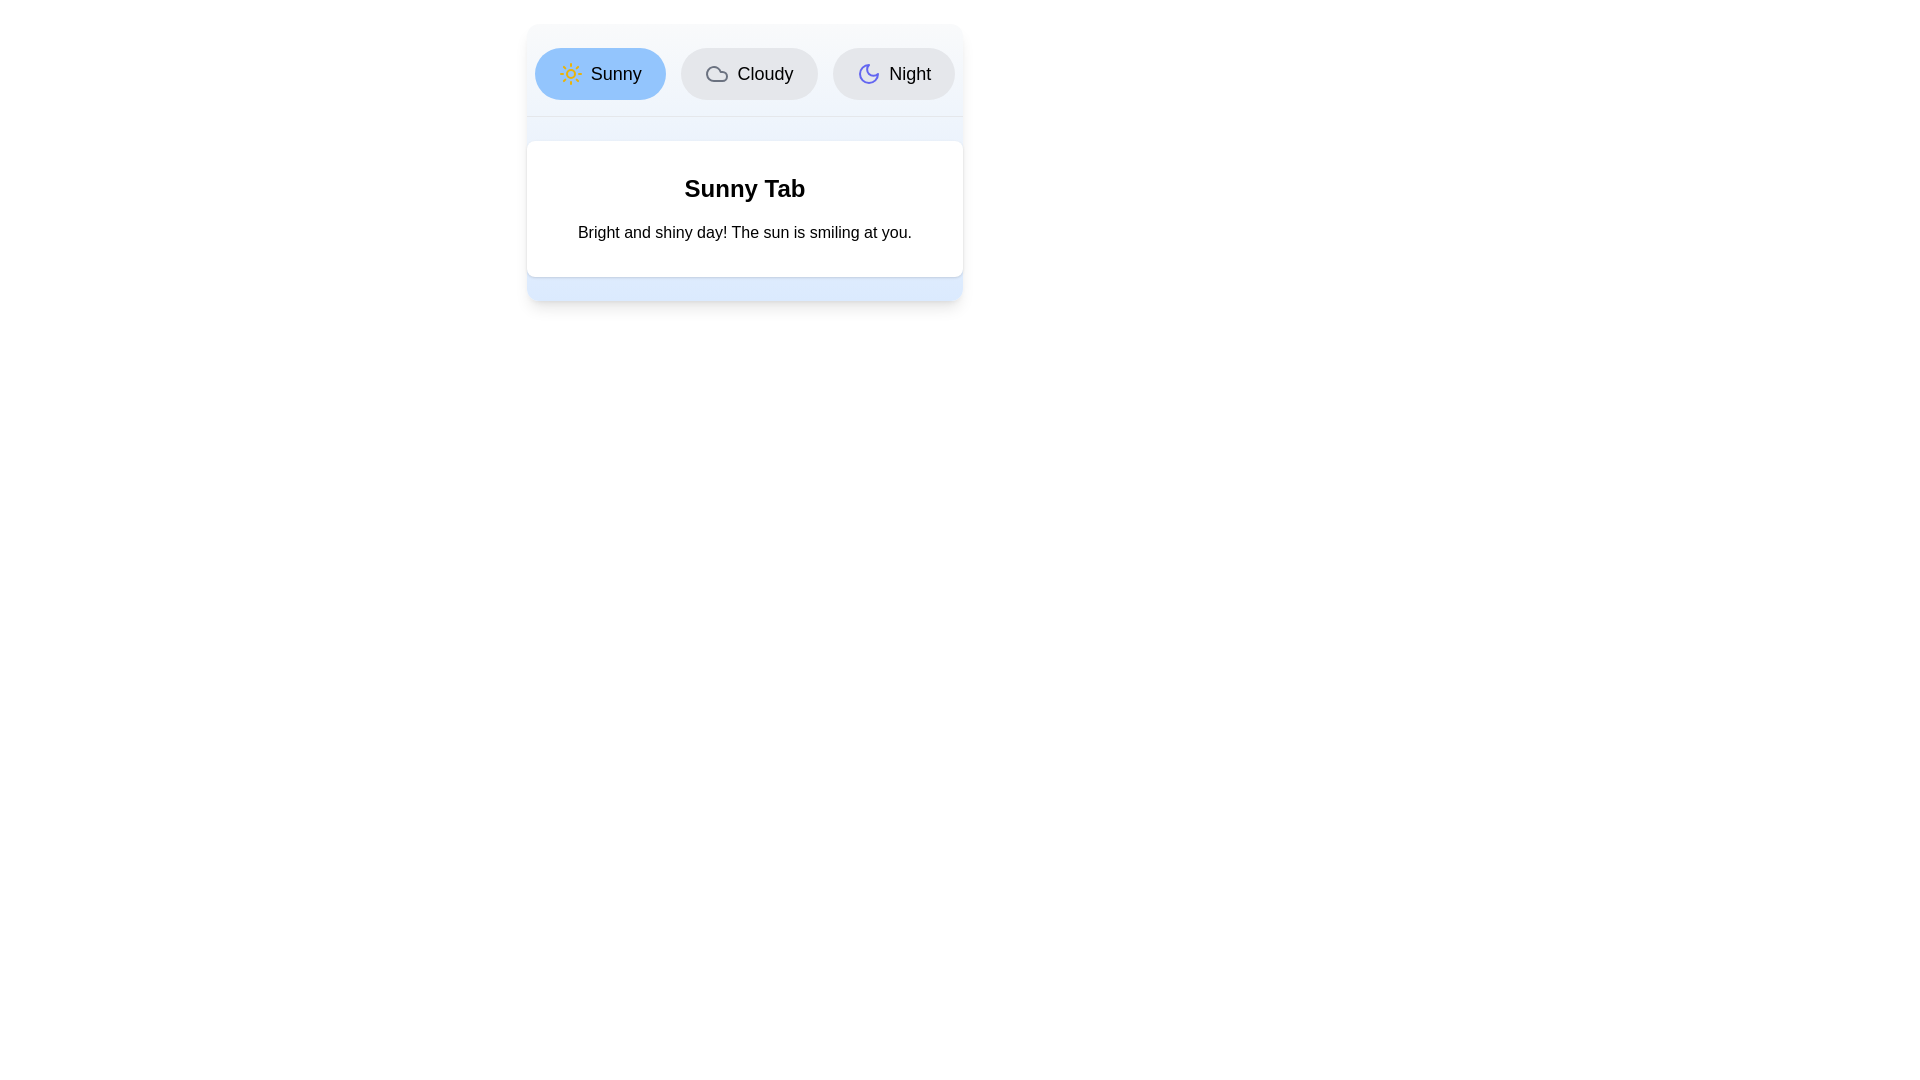 The image size is (1920, 1080). I want to click on the icon of the Cloudy tab to visually inspect it, so click(717, 72).